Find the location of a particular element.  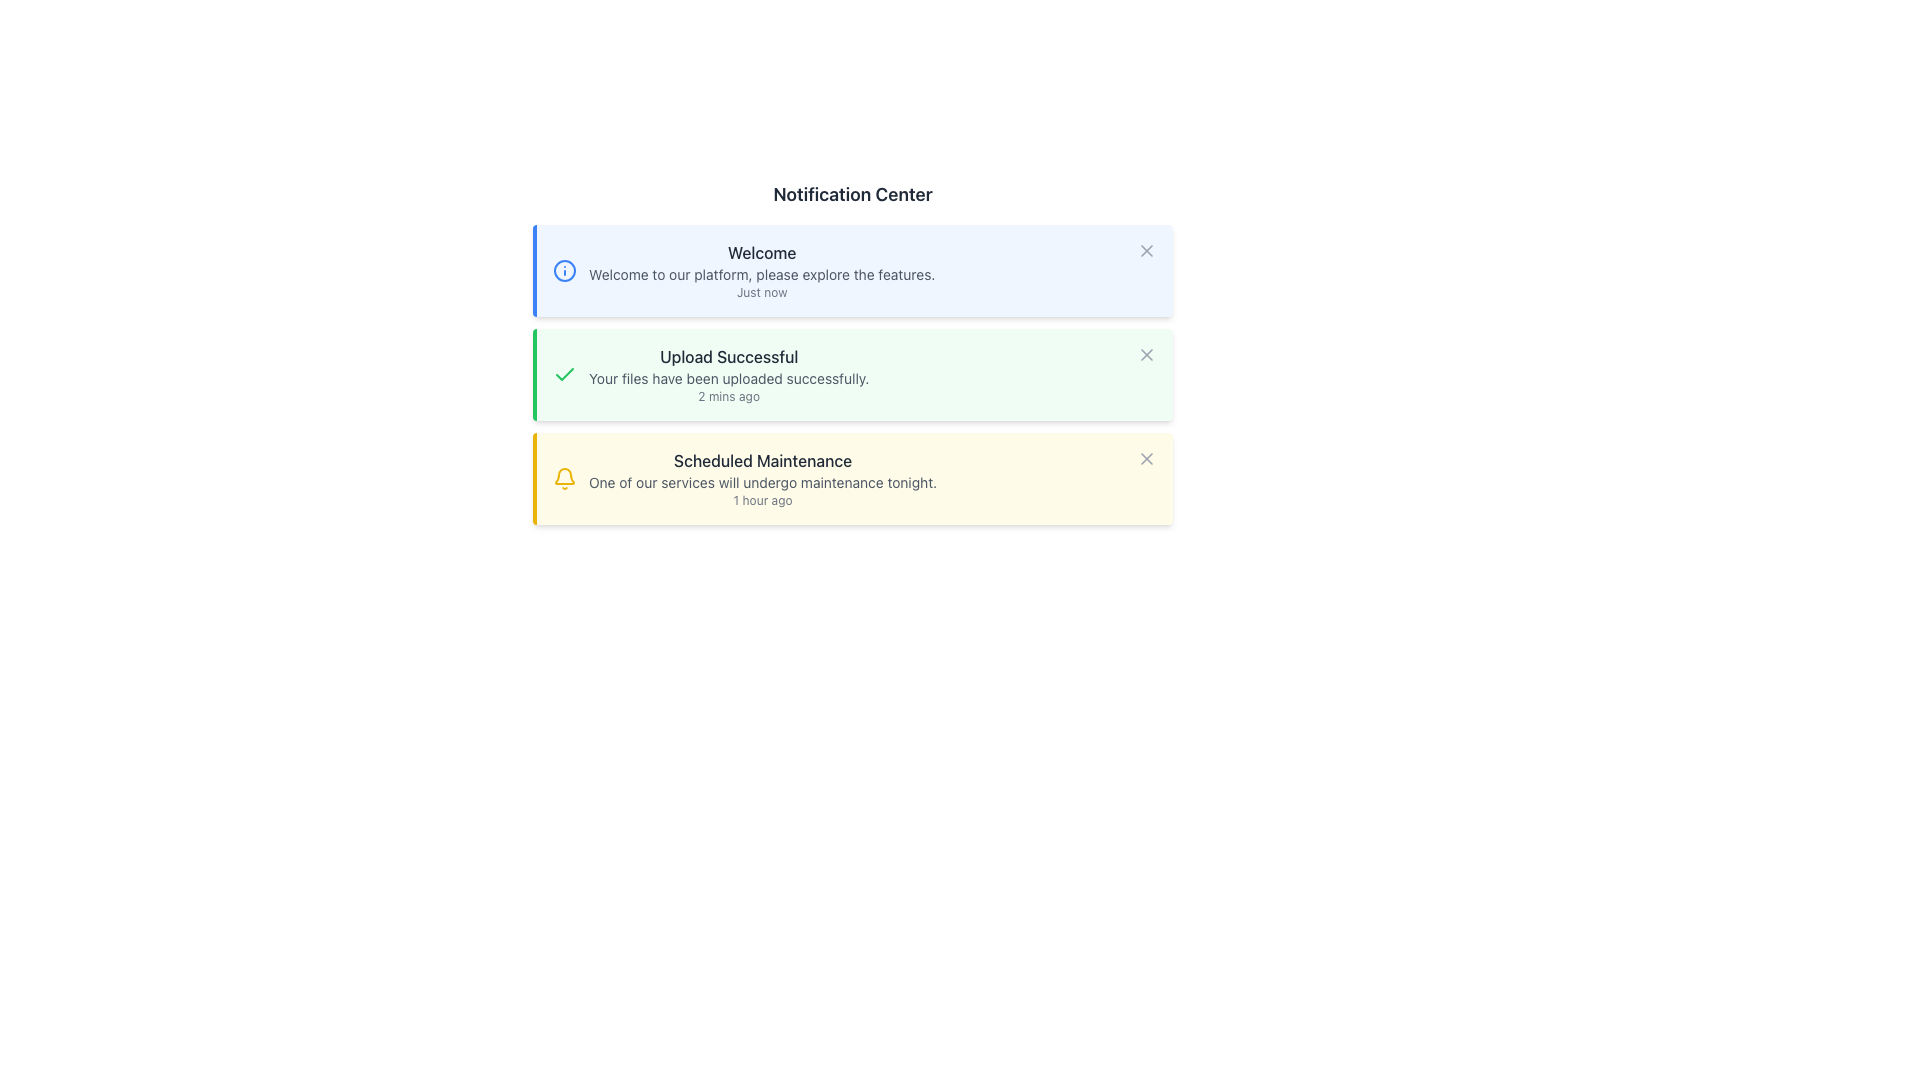

the text label that serves as the title for the notification about a successful upload event, located in the second notification message in the Notification Center is located at coordinates (728, 356).